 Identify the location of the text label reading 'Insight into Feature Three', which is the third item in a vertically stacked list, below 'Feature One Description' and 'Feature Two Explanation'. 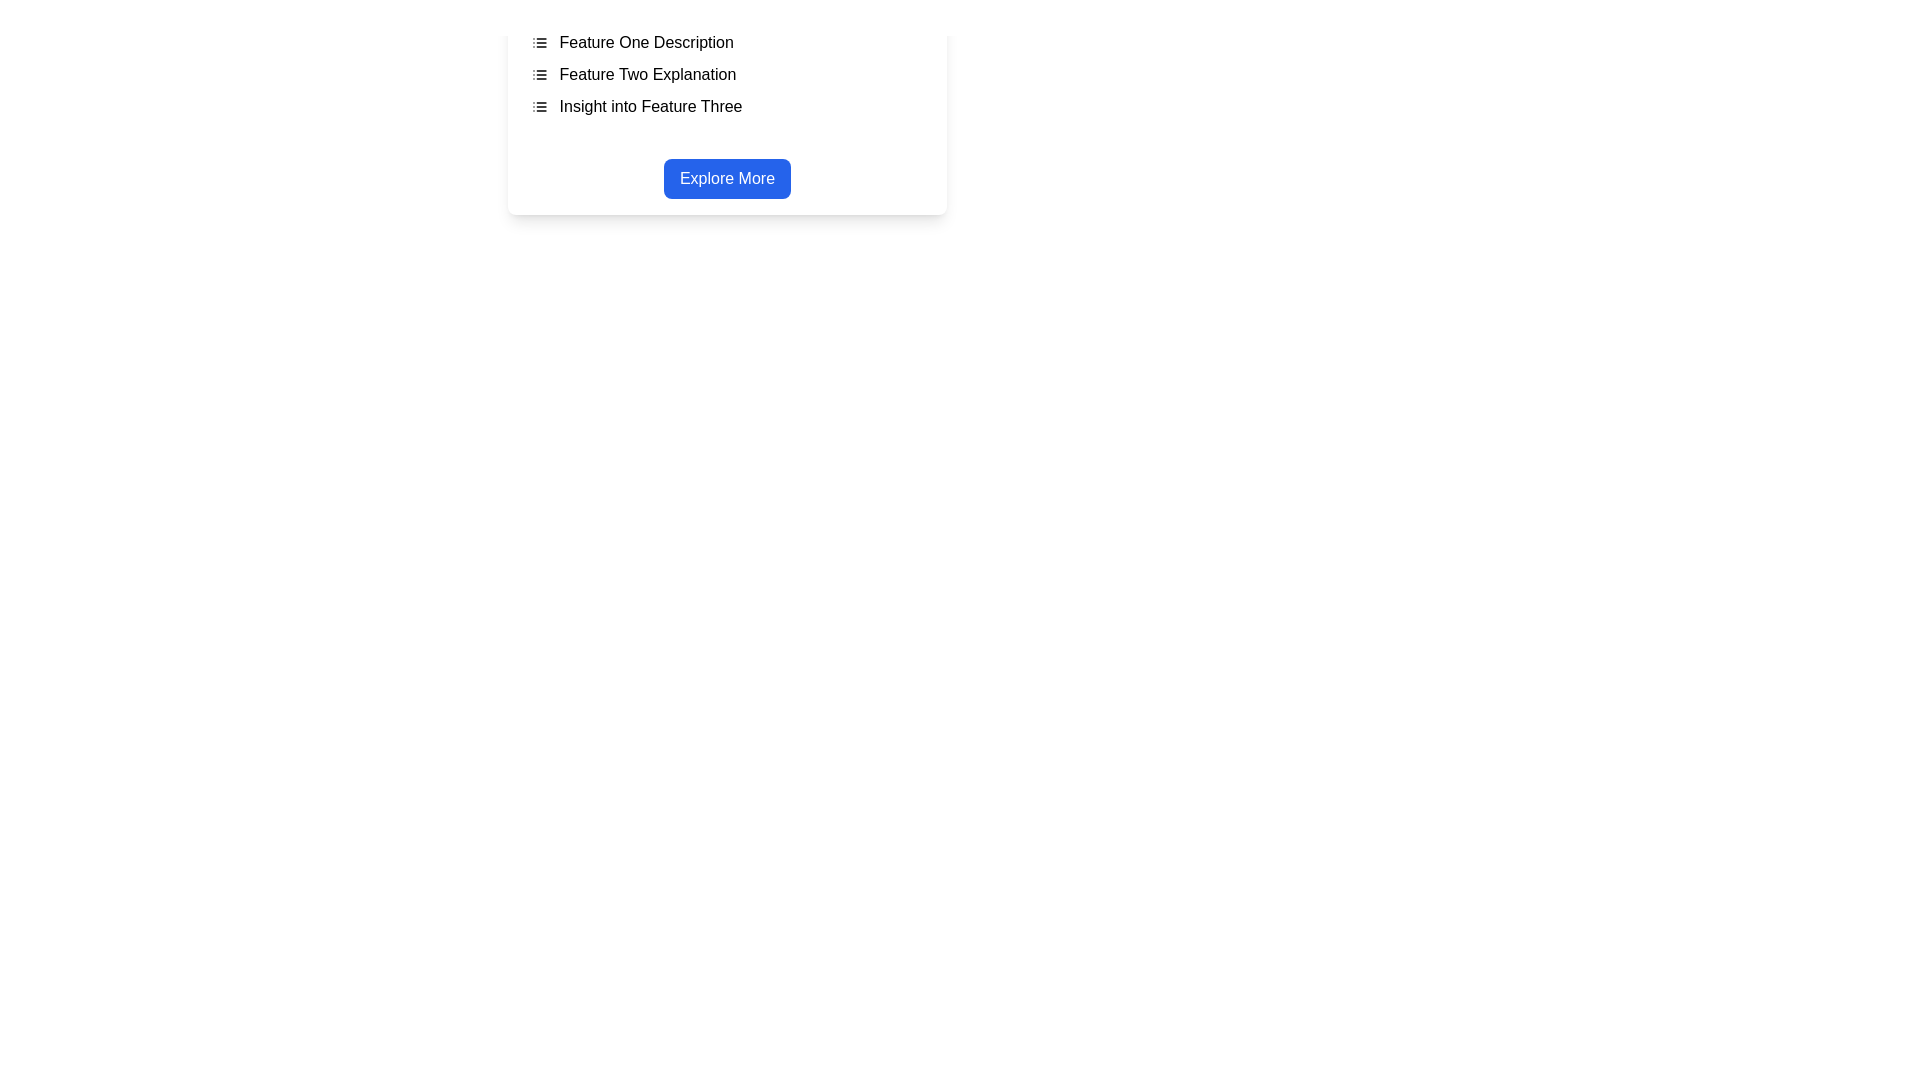
(651, 106).